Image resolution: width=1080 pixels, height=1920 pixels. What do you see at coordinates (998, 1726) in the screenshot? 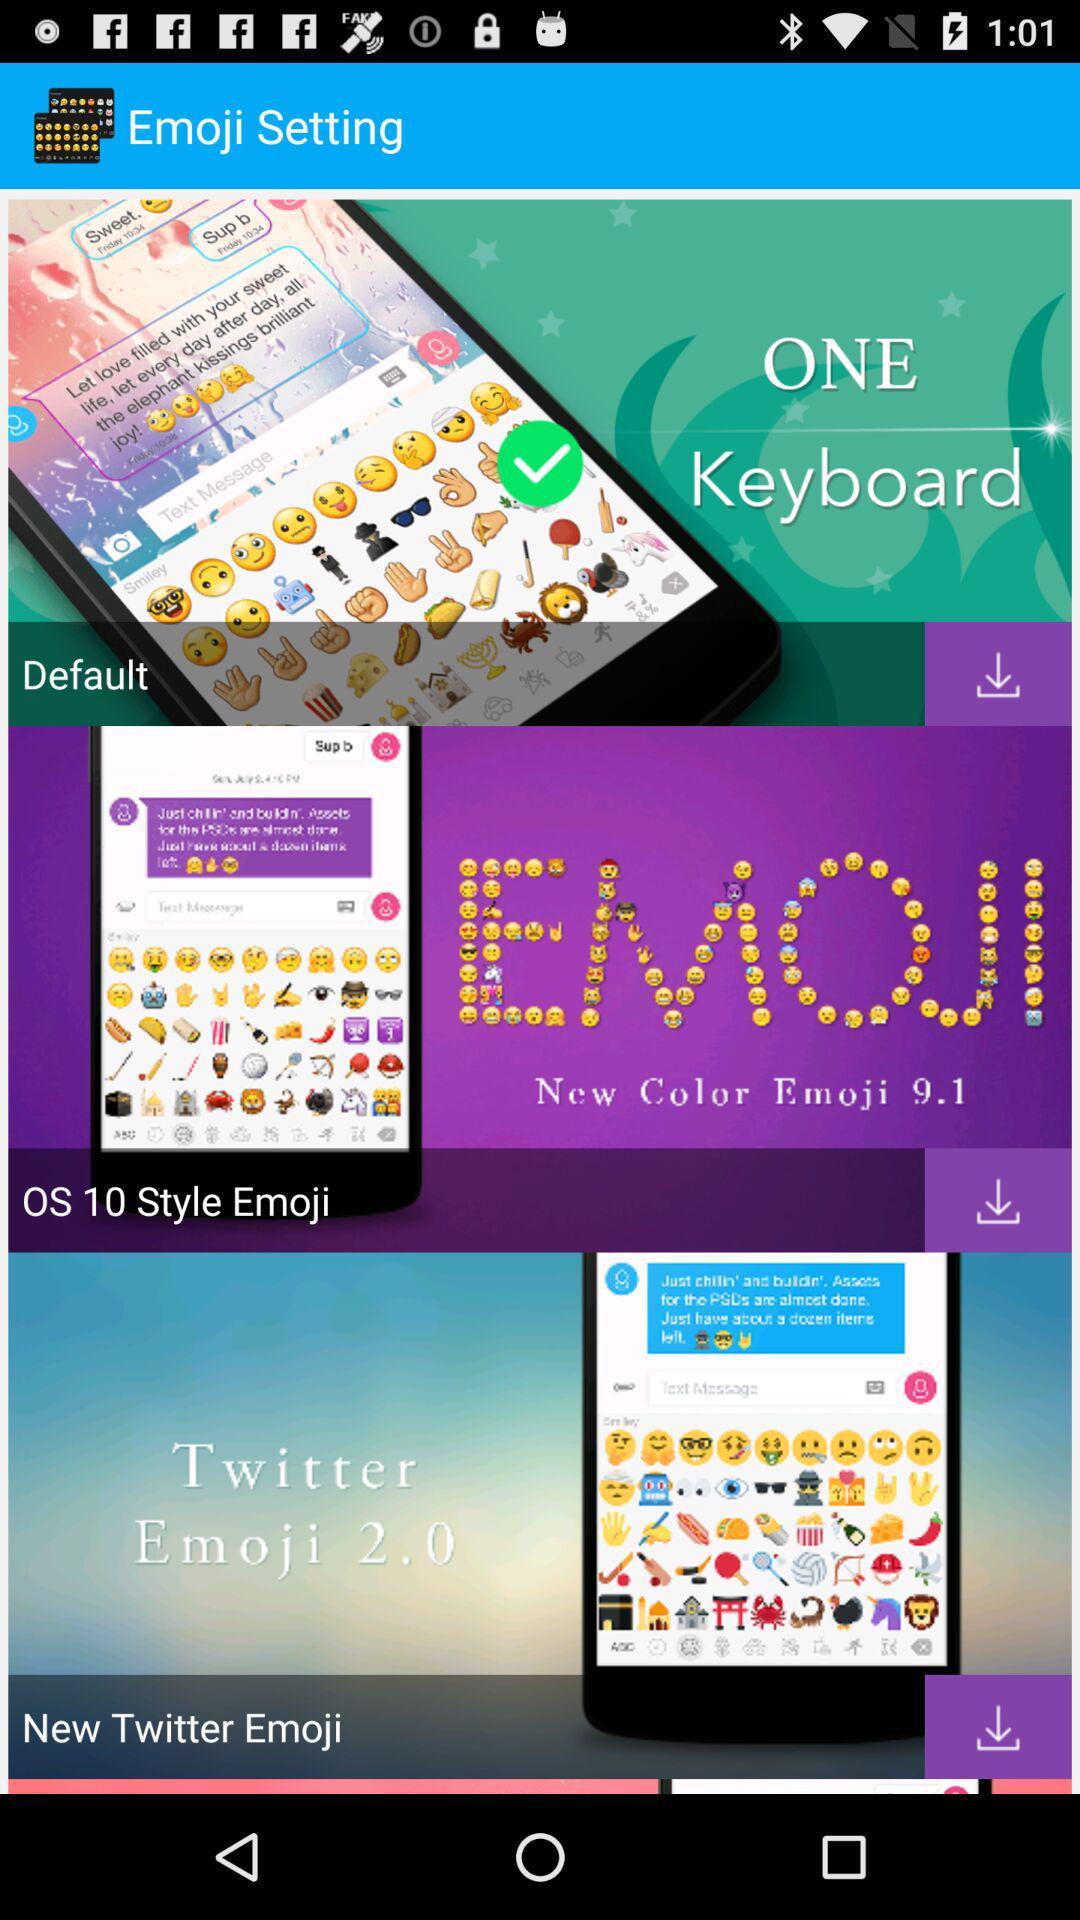
I see `download option` at bounding box center [998, 1726].